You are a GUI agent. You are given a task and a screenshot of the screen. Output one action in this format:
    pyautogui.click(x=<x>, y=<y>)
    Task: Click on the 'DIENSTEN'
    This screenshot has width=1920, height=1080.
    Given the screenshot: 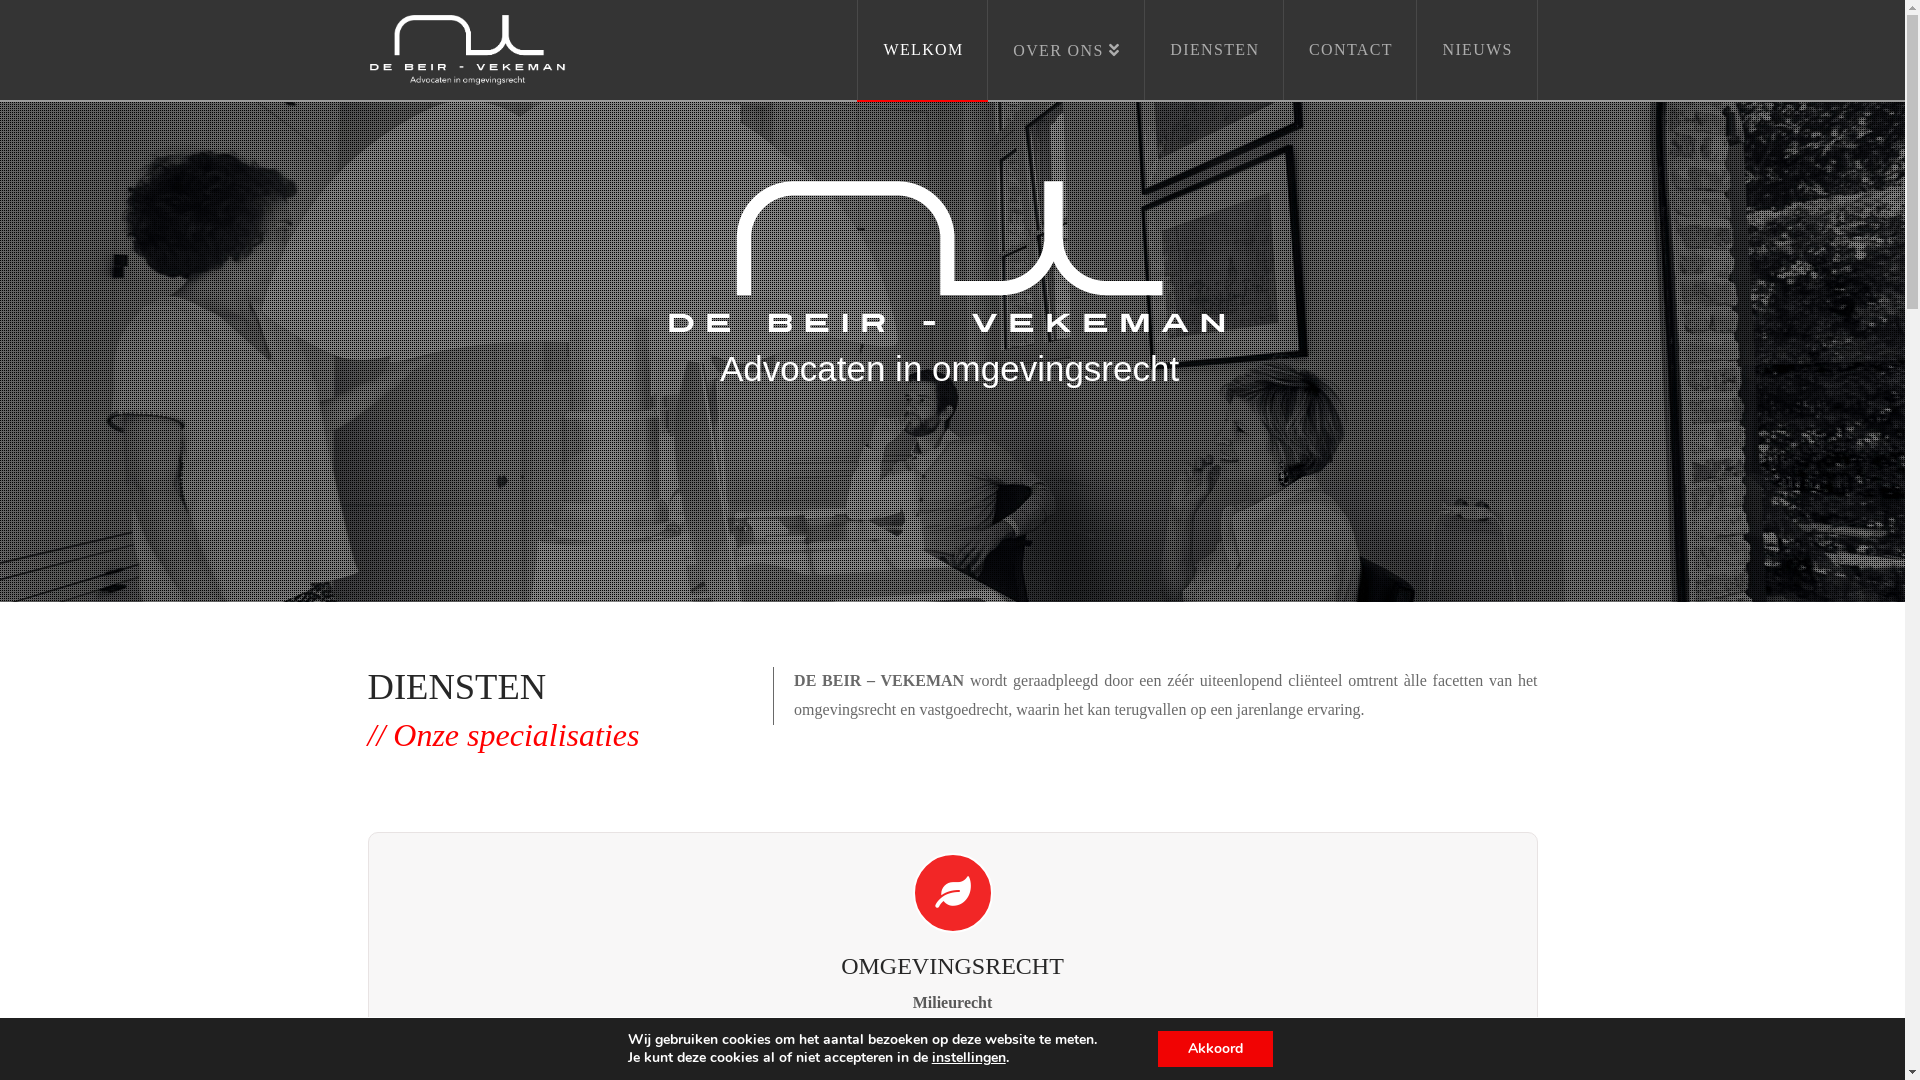 What is the action you would take?
    pyautogui.click(x=1213, y=49)
    